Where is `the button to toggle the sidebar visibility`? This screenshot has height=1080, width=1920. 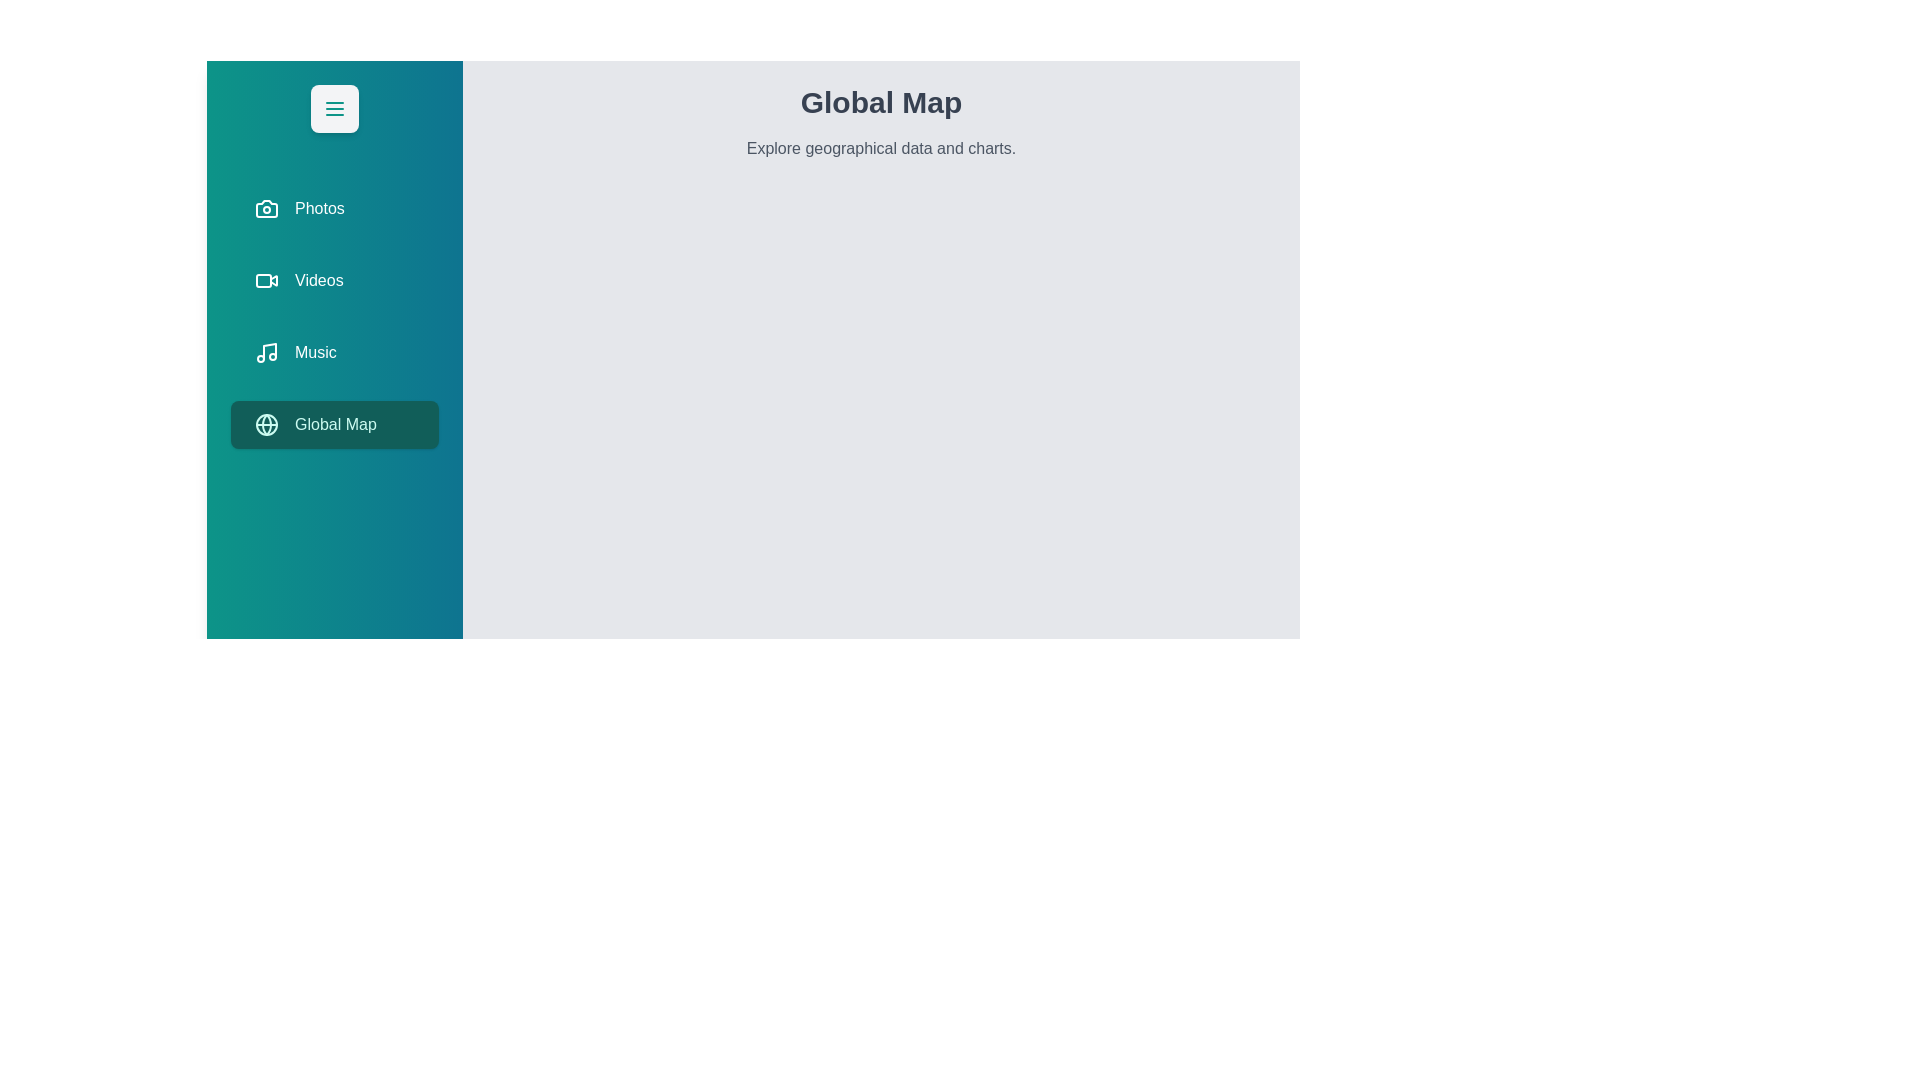 the button to toggle the sidebar visibility is located at coordinates (335, 108).